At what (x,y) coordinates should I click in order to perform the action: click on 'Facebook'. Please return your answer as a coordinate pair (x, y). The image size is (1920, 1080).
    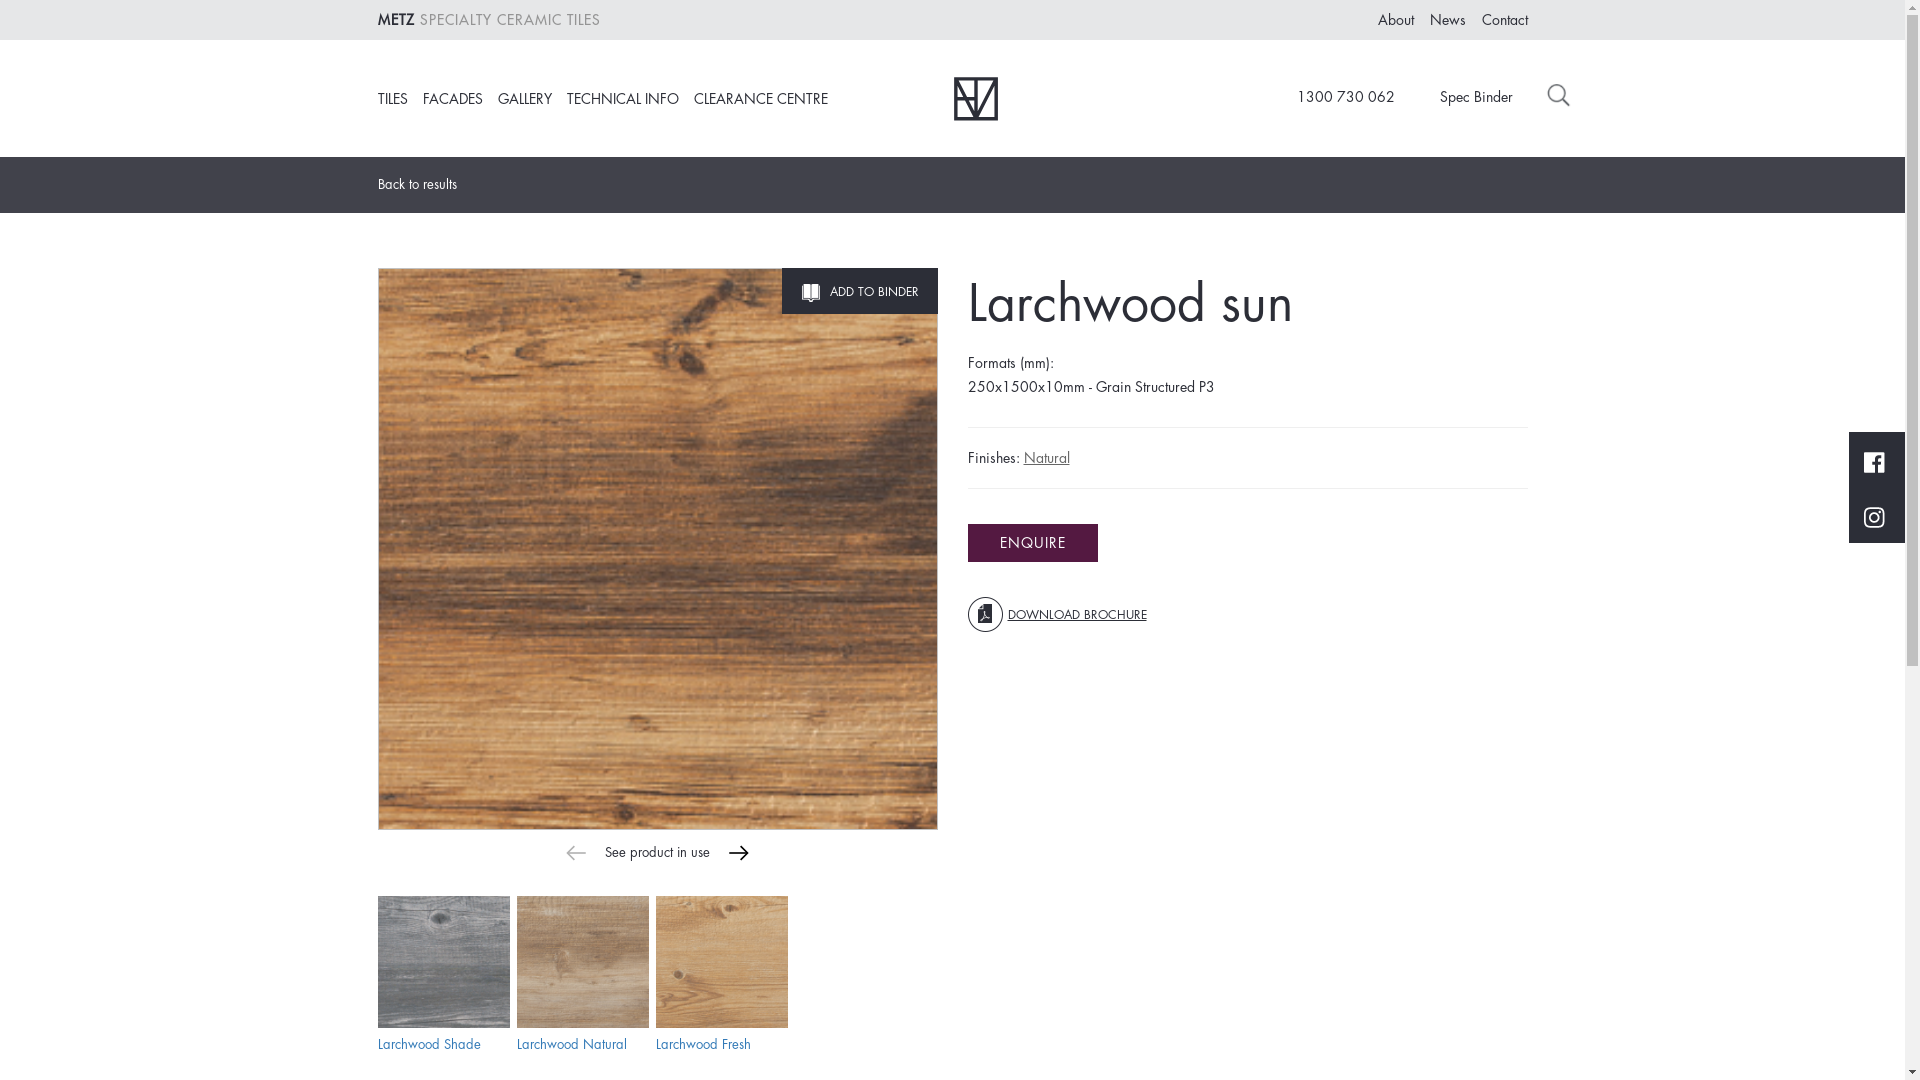
    Looking at the image, I should click on (1862, 459).